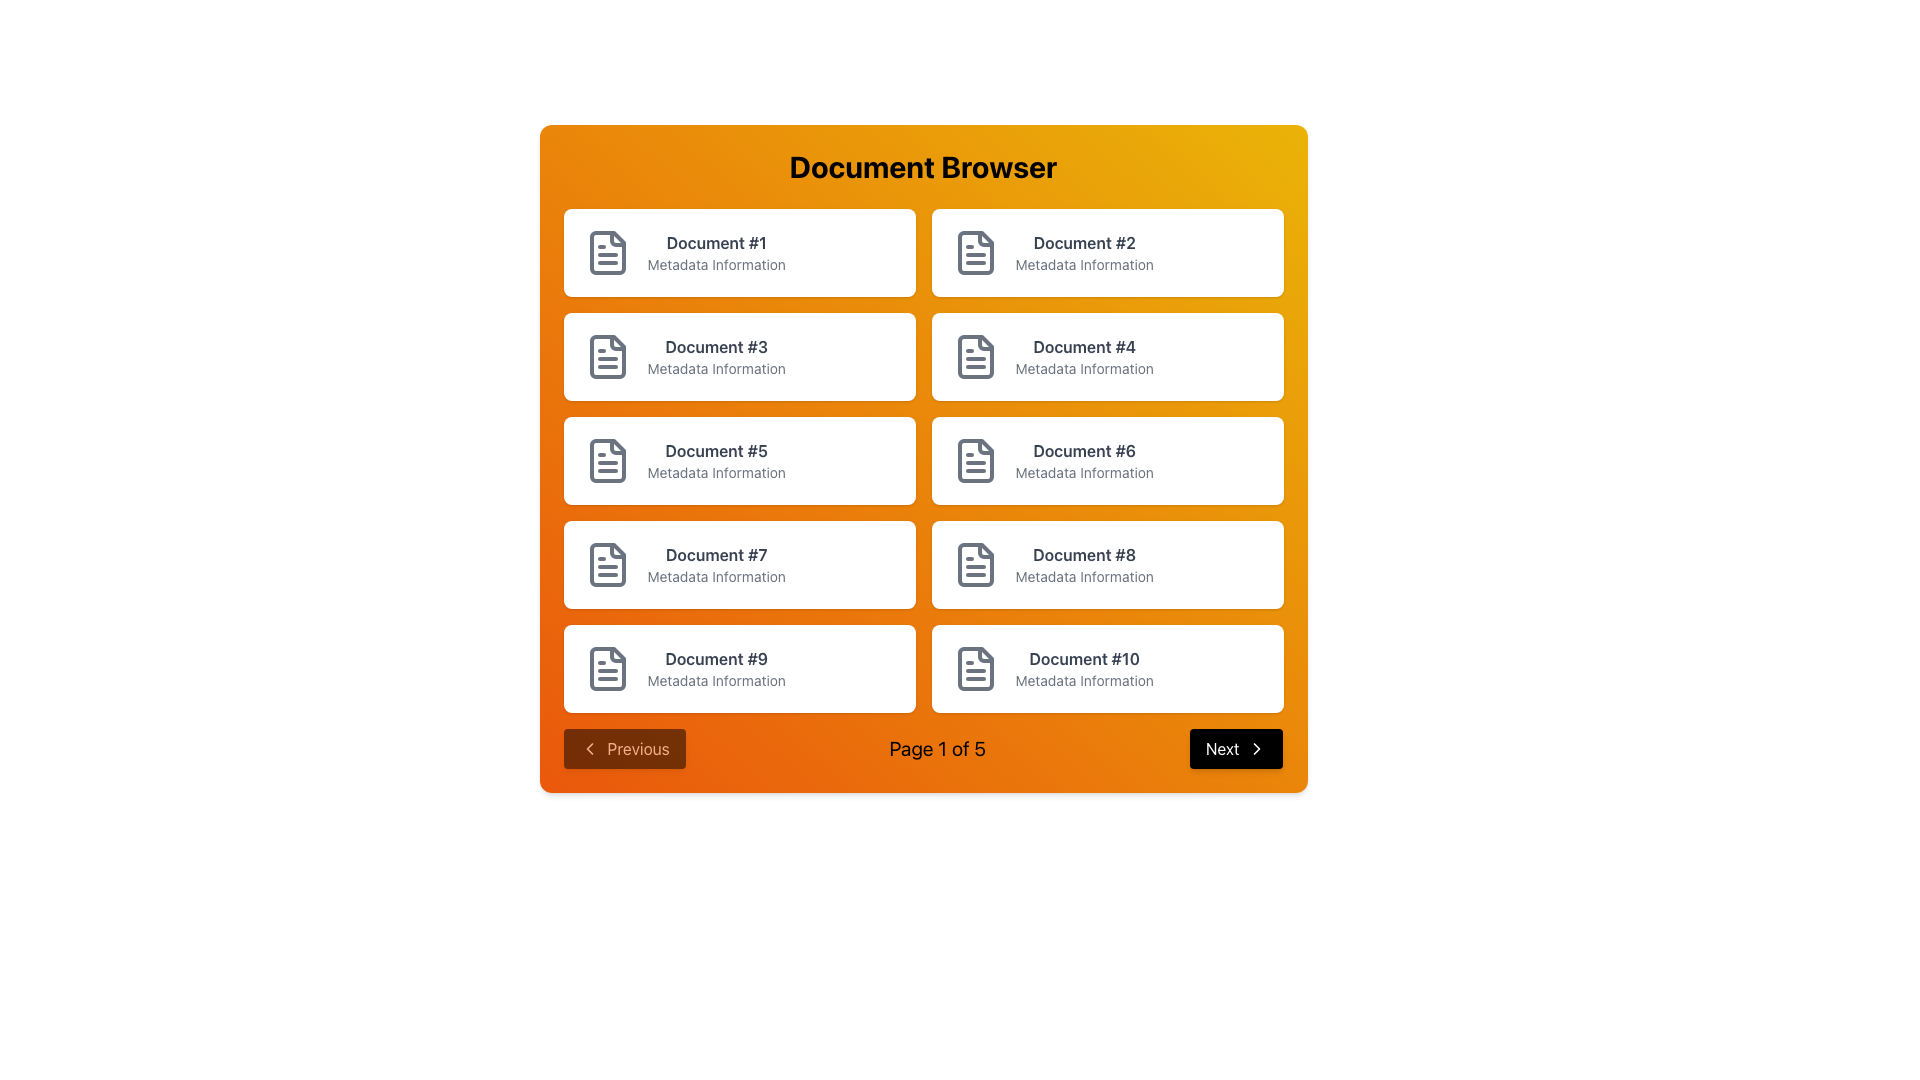 This screenshot has width=1920, height=1080. Describe the element at coordinates (1106, 356) in the screenshot. I see `to select the 'Document #4' card, which has a document file icon on the left and the text 'Document #4' in bold, along with 'Metadata Information' below it` at that location.